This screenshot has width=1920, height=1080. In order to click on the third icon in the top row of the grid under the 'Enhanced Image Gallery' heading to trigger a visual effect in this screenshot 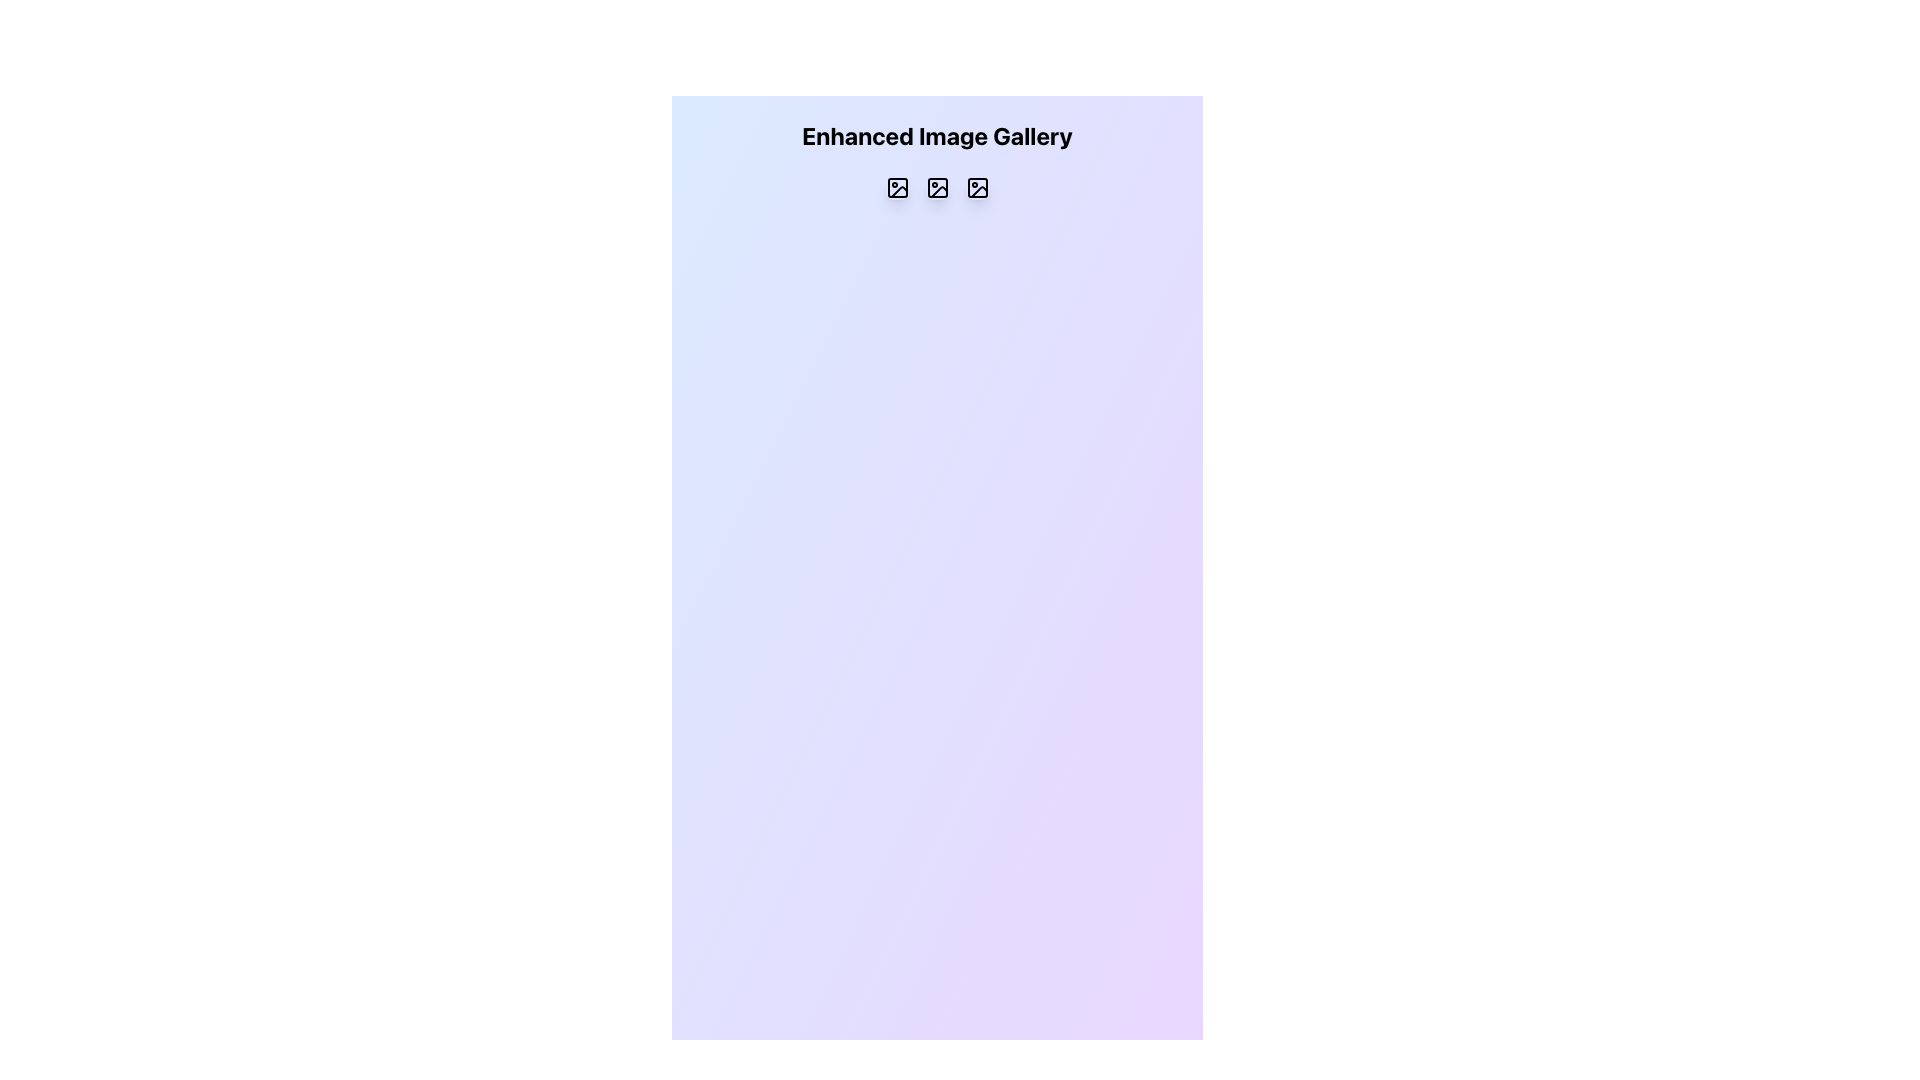, I will do `click(977, 188)`.